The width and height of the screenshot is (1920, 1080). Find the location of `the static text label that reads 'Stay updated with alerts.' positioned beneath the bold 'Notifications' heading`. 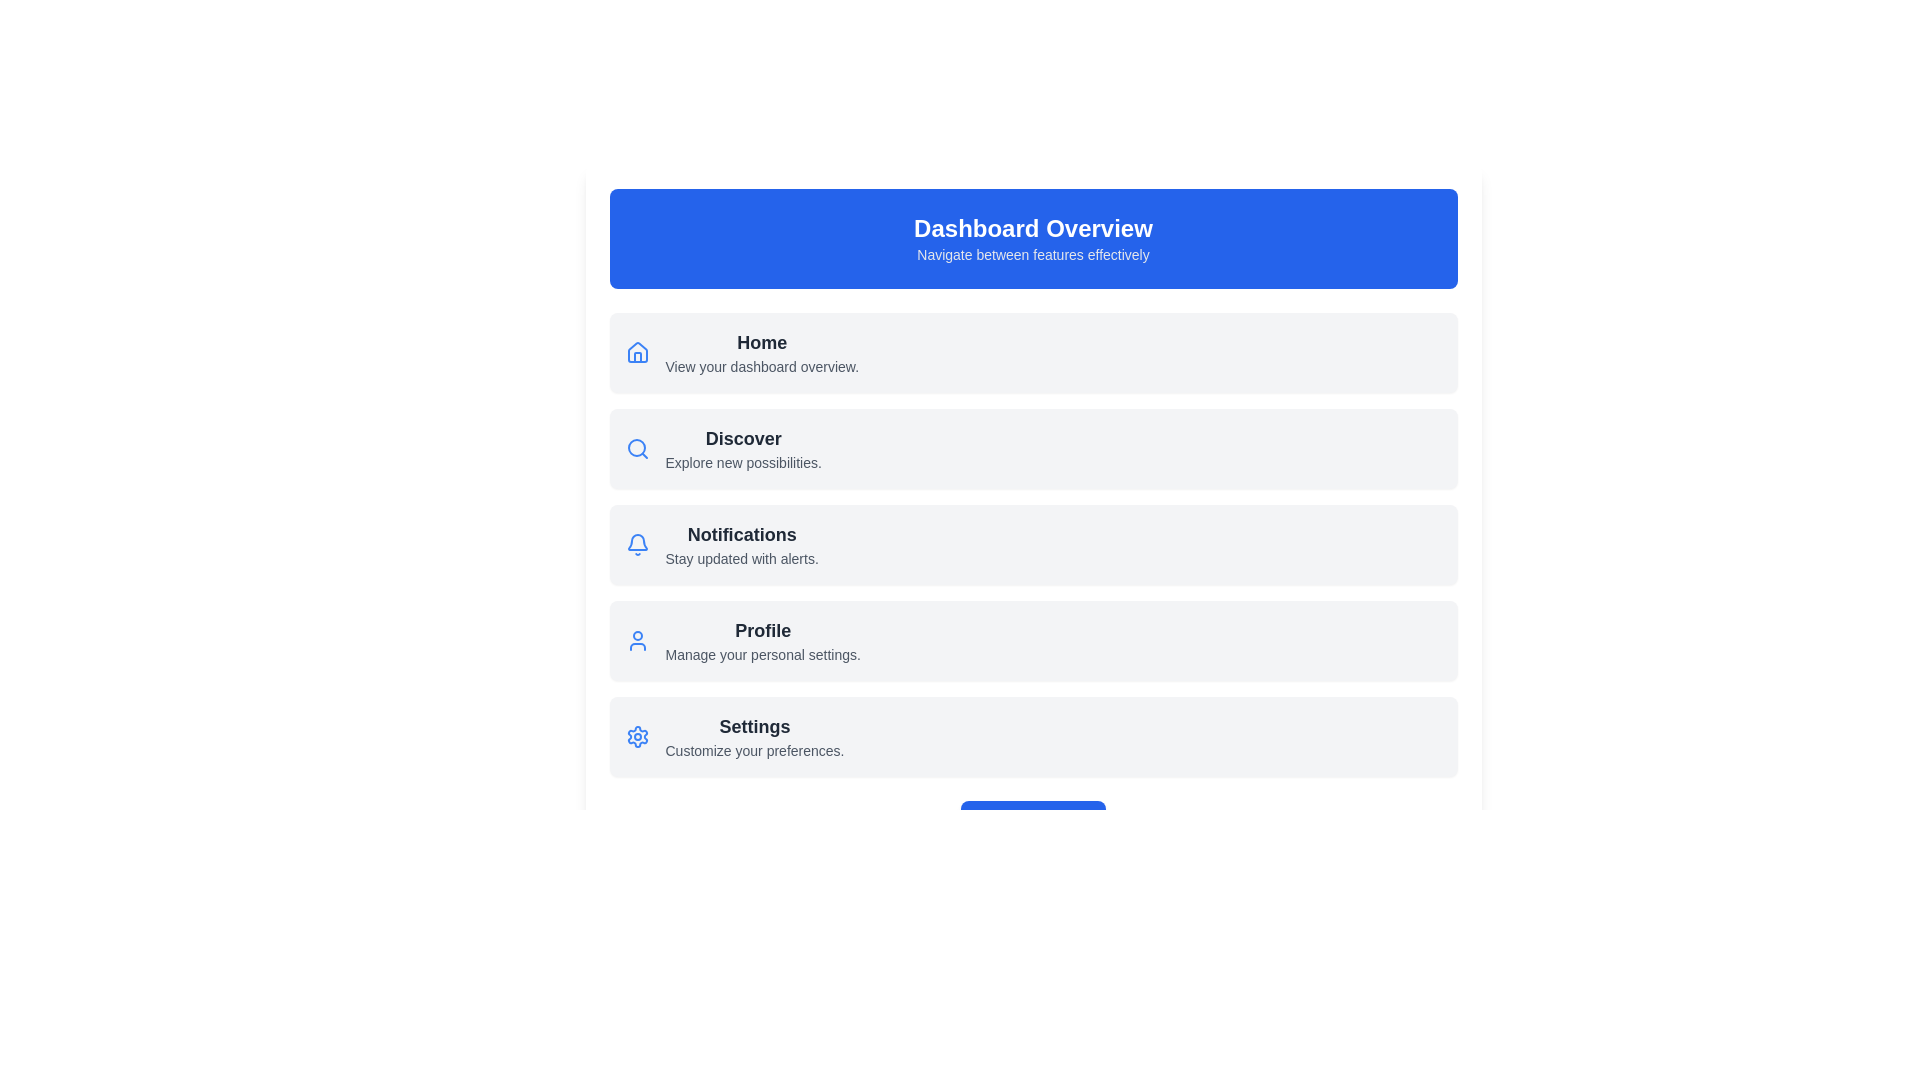

the static text label that reads 'Stay updated with alerts.' positioned beneath the bold 'Notifications' heading is located at coordinates (741, 559).